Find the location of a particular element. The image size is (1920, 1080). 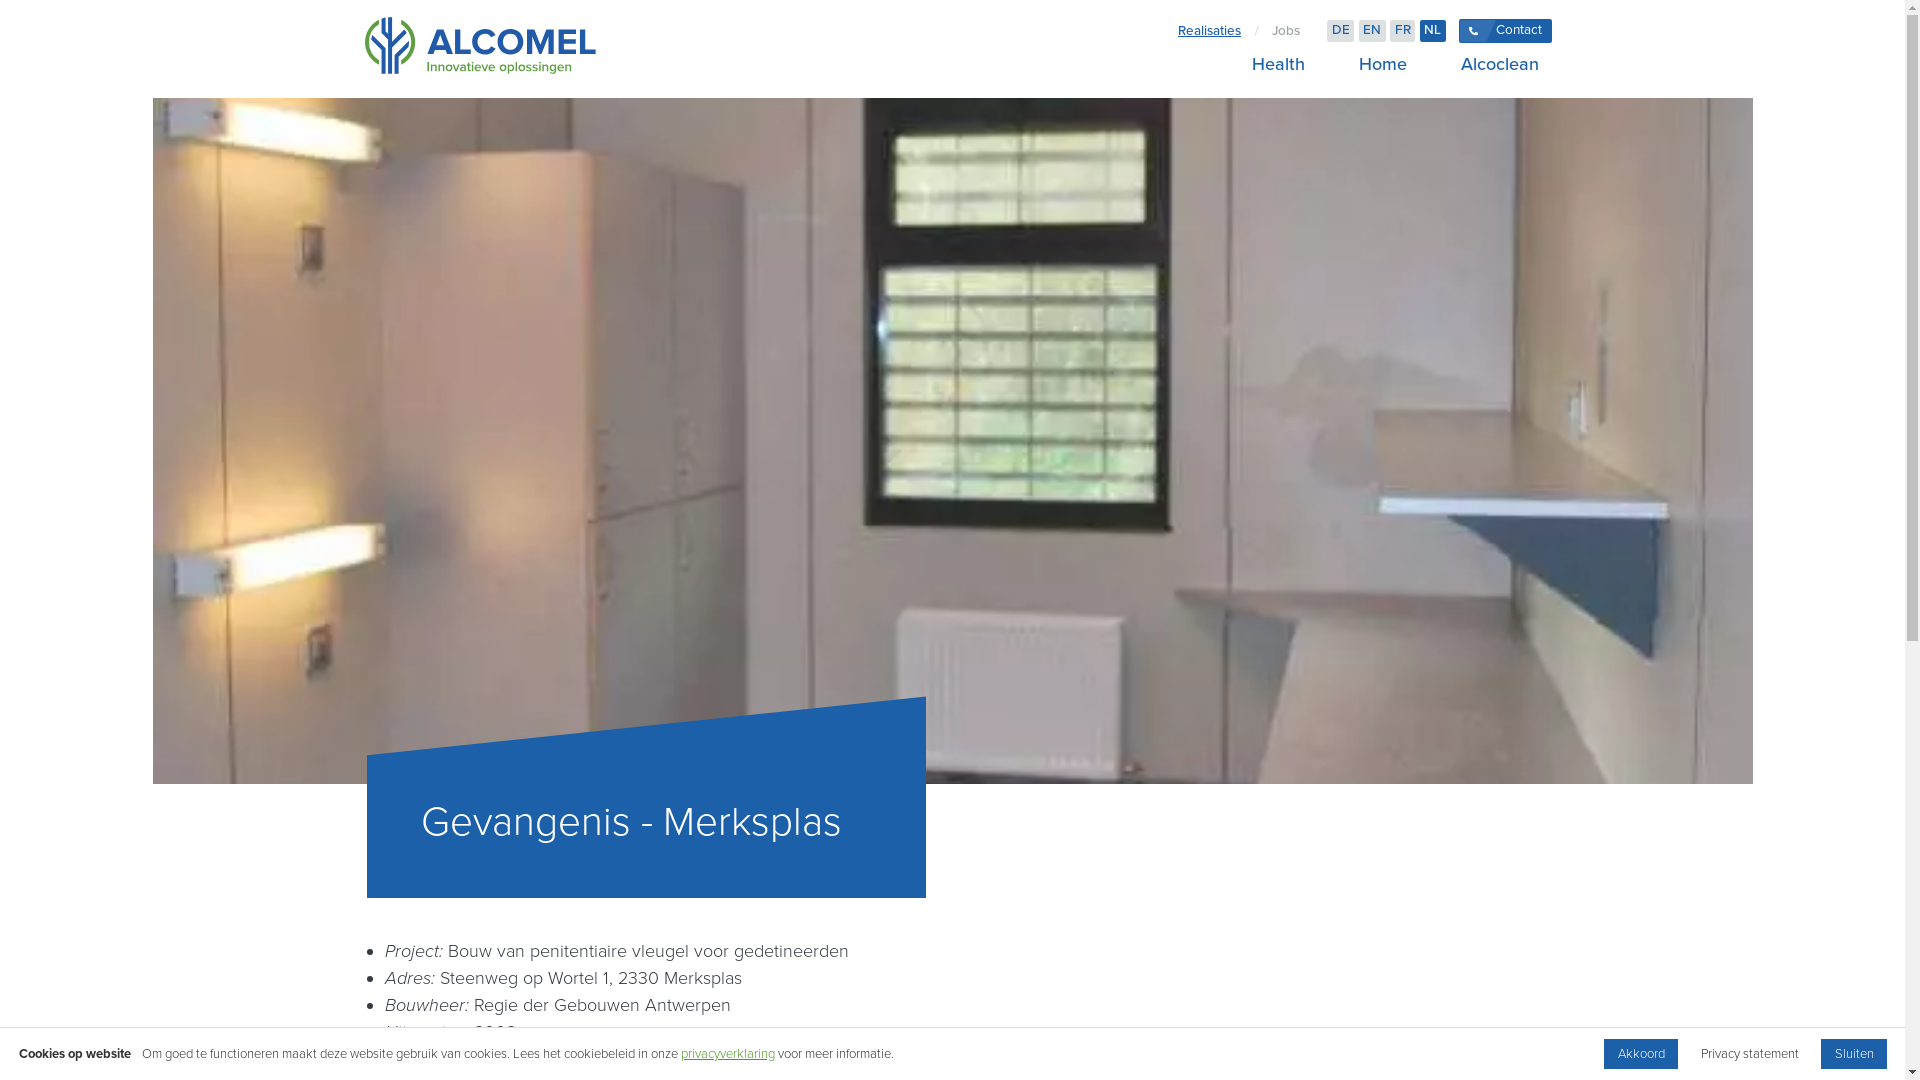

'Home' is located at coordinates (1381, 63).